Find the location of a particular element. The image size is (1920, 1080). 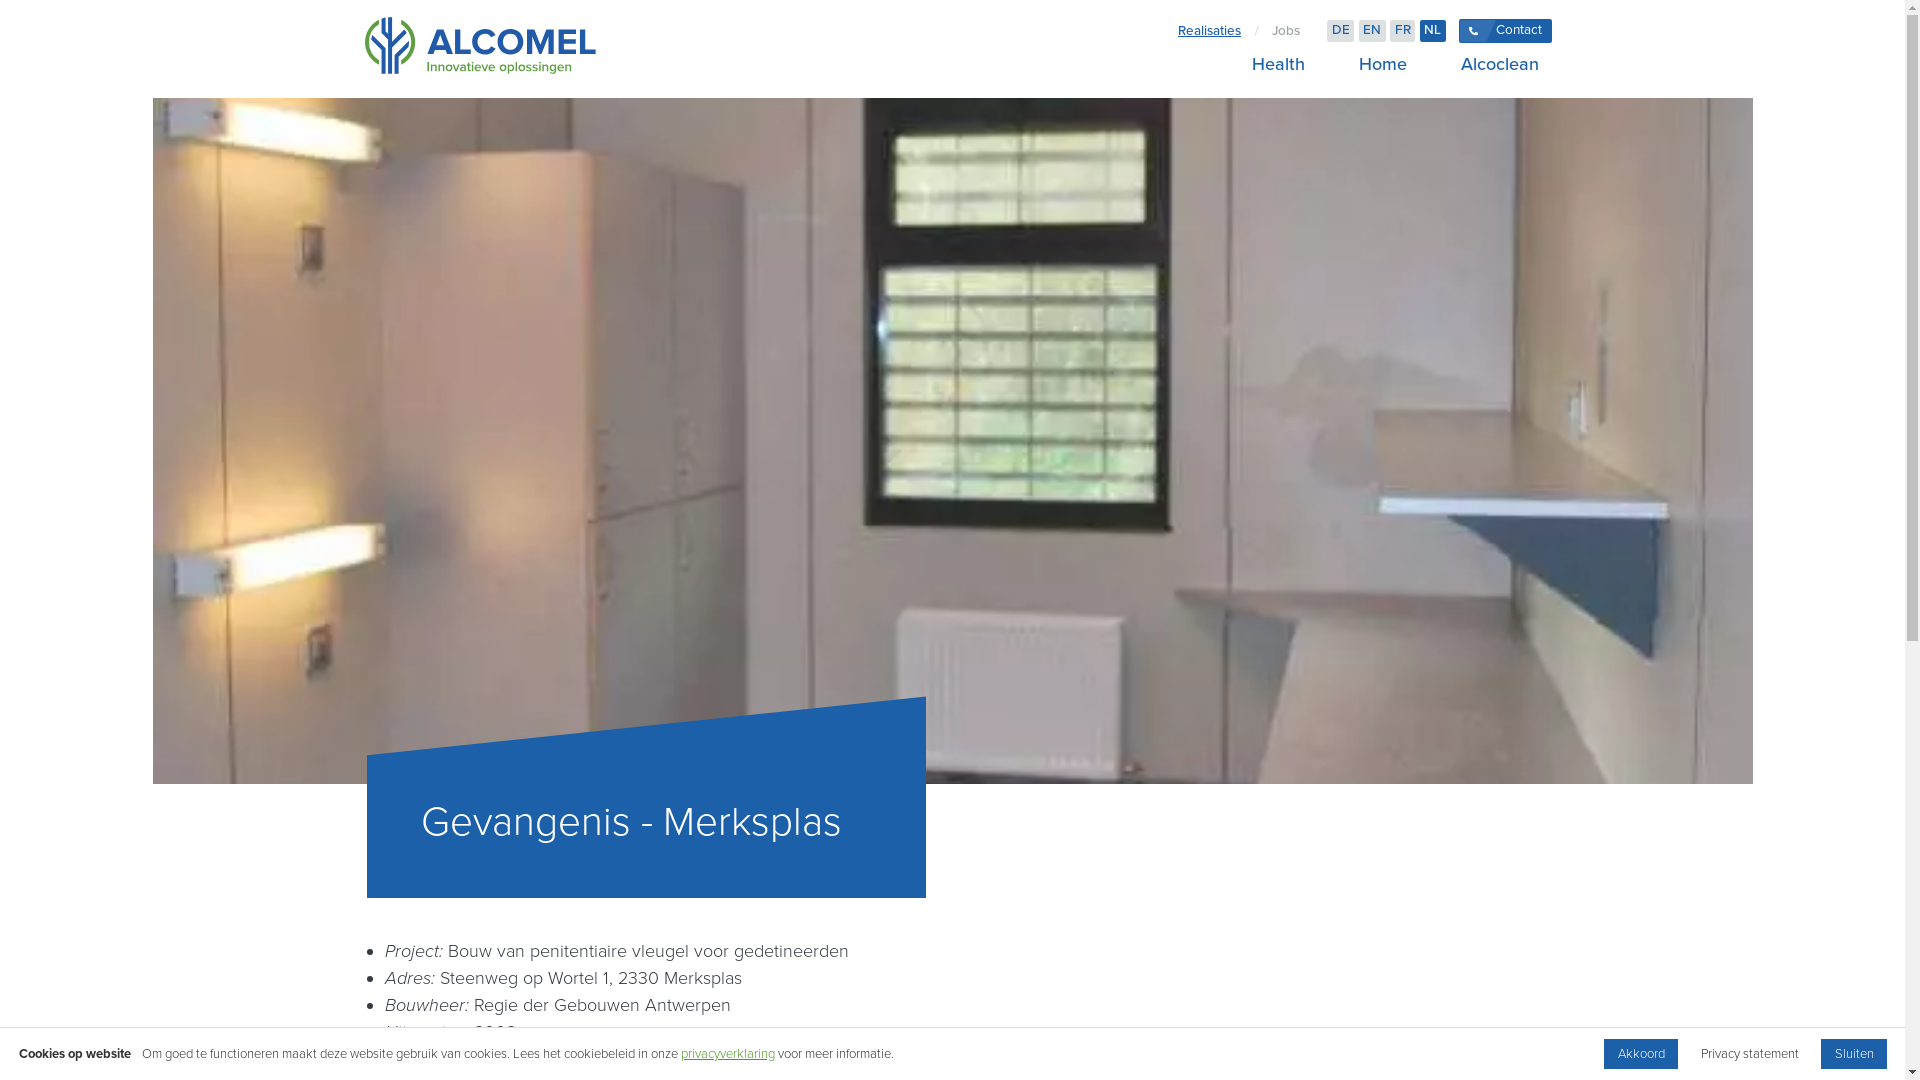

'Home' is located at coordinates (1381, 63).